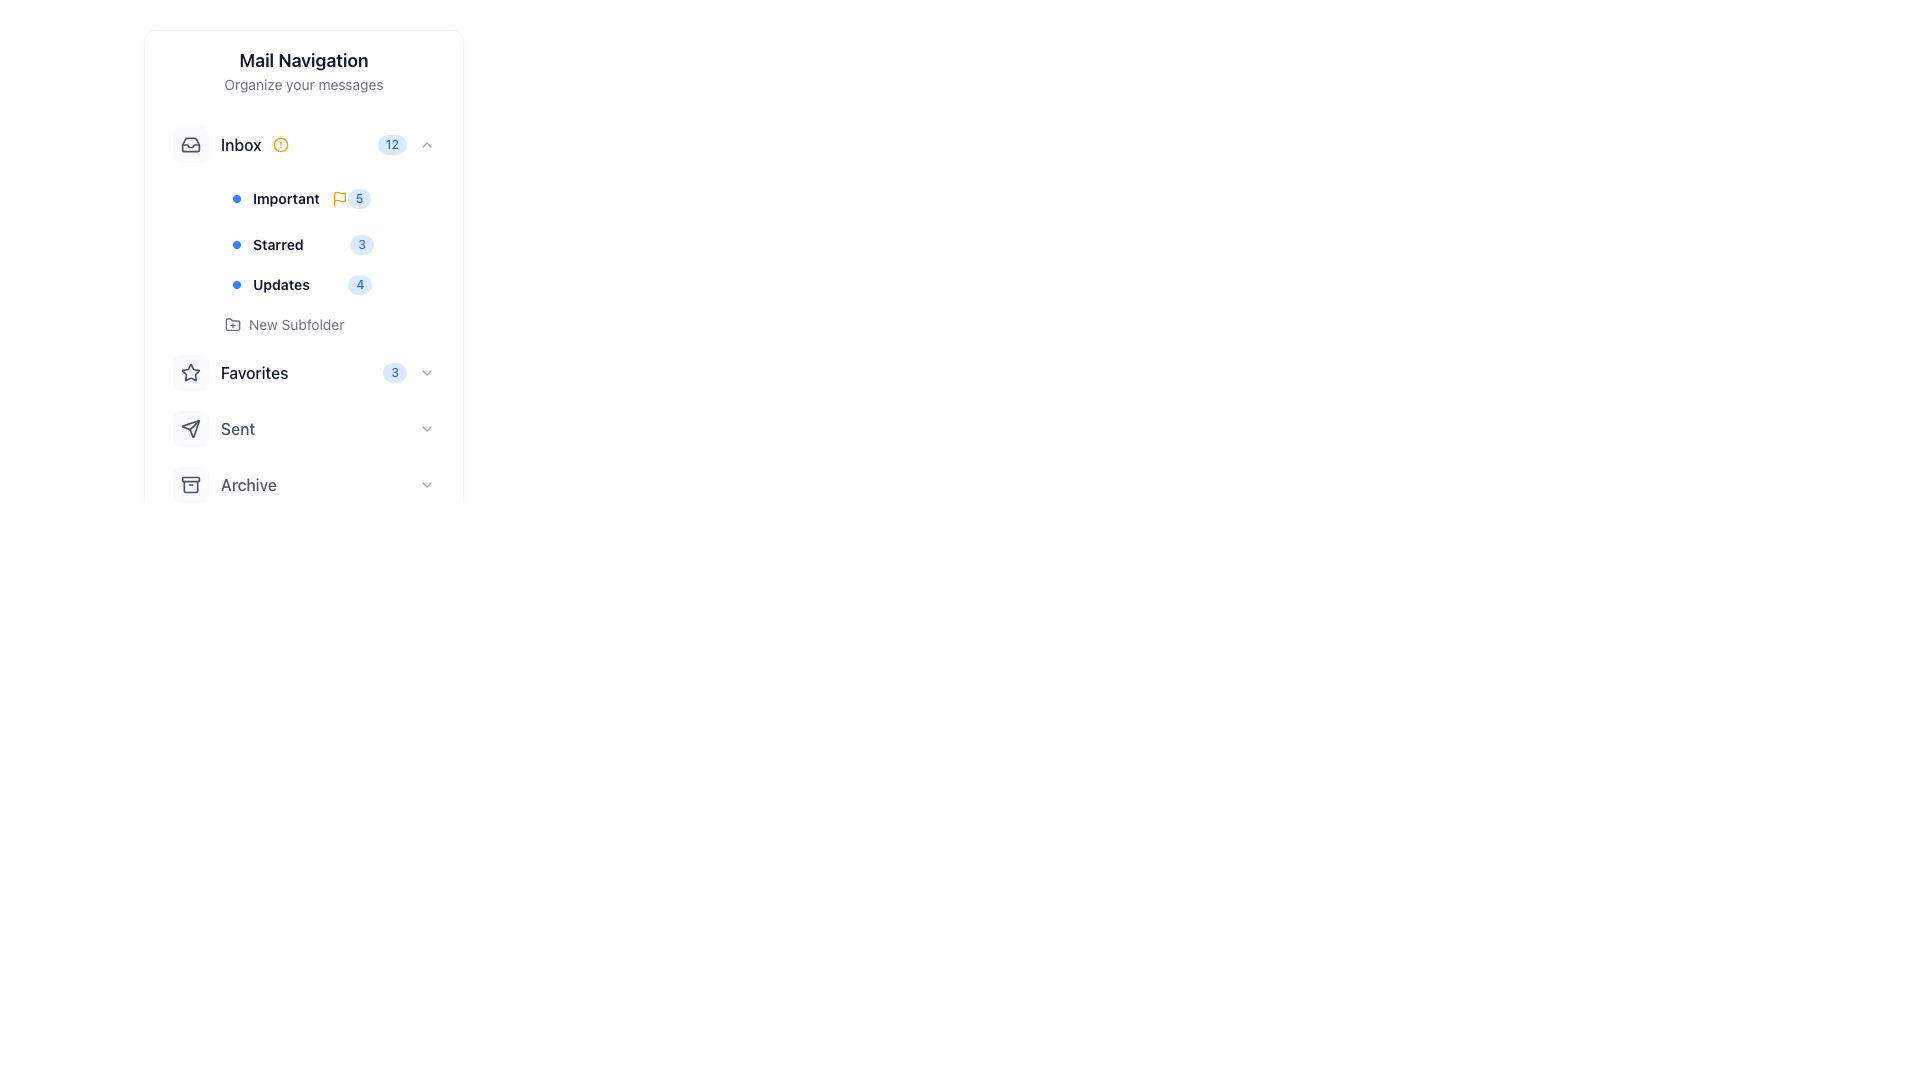 The height and width of the screenshot is (1080, 1920). I want to click on the SVG icon representing the 'Archive' functionality in the Mail Navigation sidebar to change its color, so click(191, 485).